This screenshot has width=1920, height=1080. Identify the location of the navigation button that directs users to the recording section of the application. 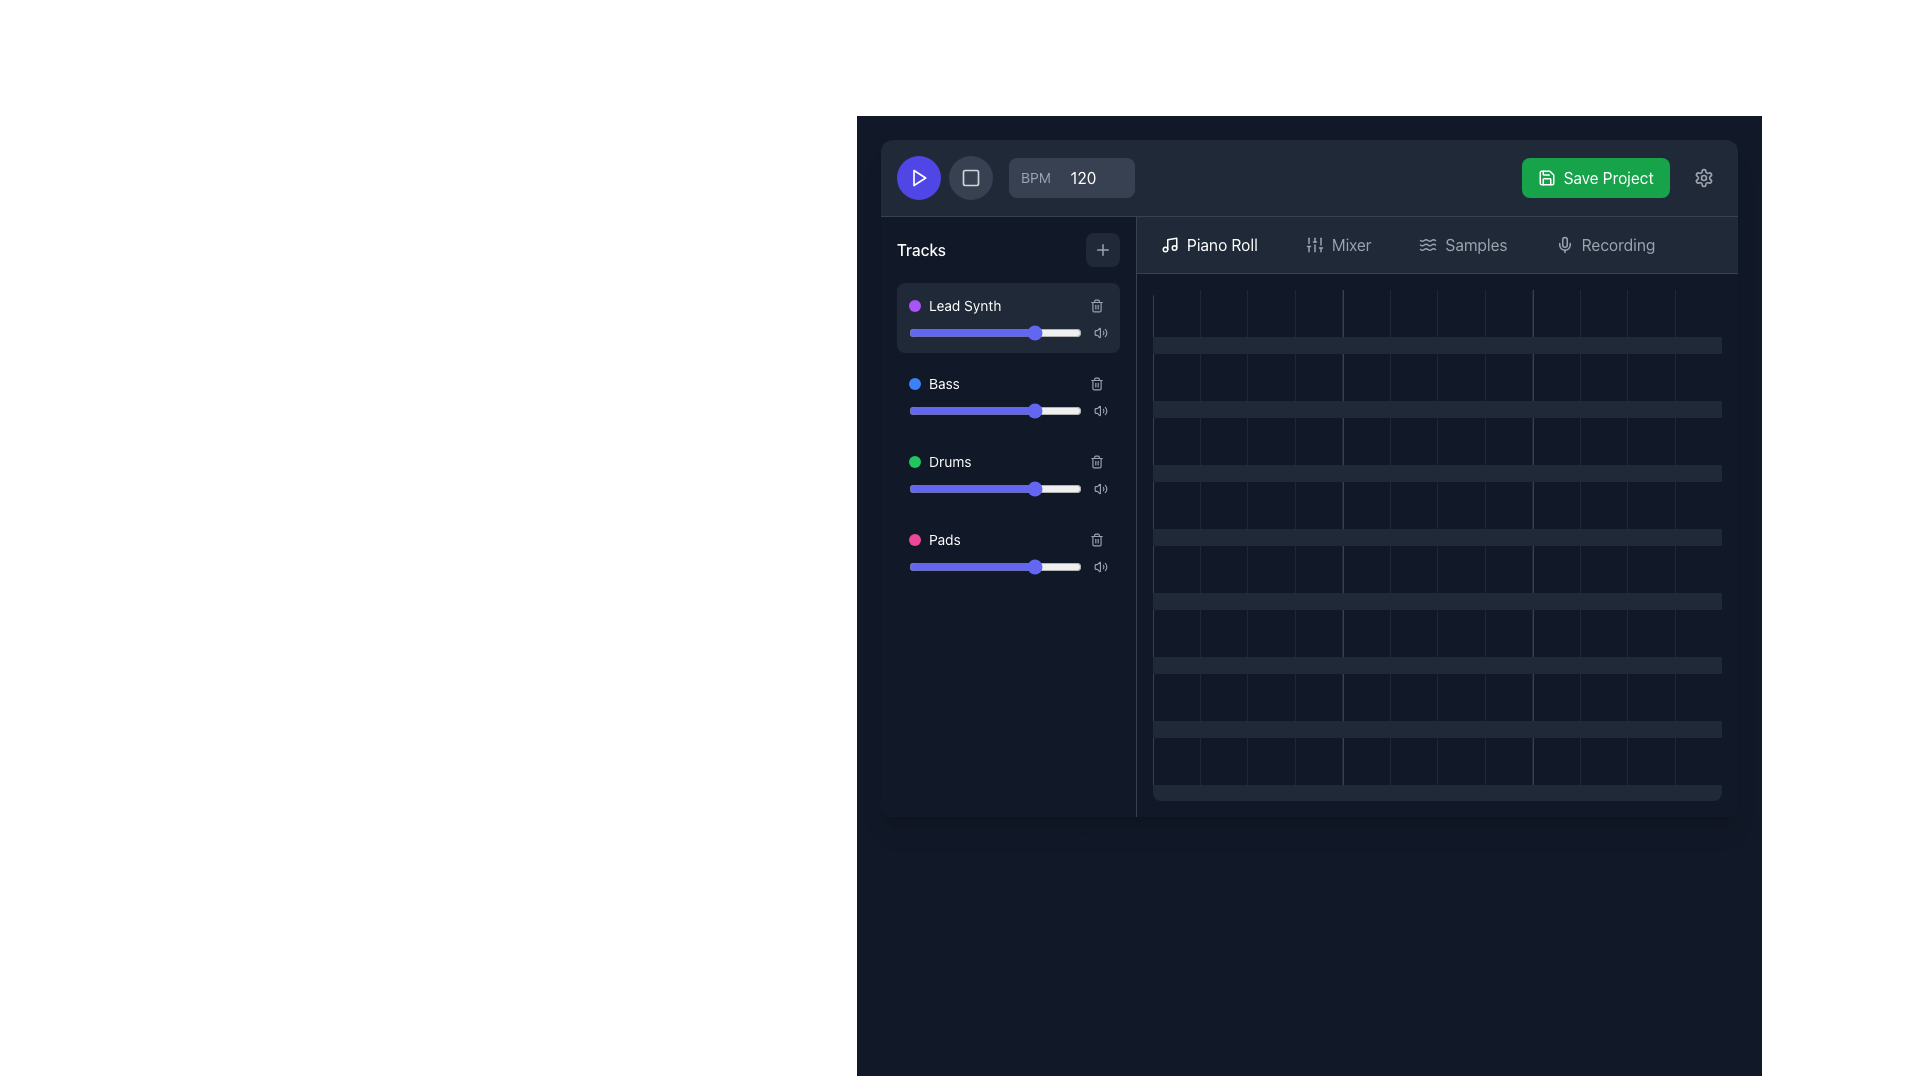
(1605, 244).